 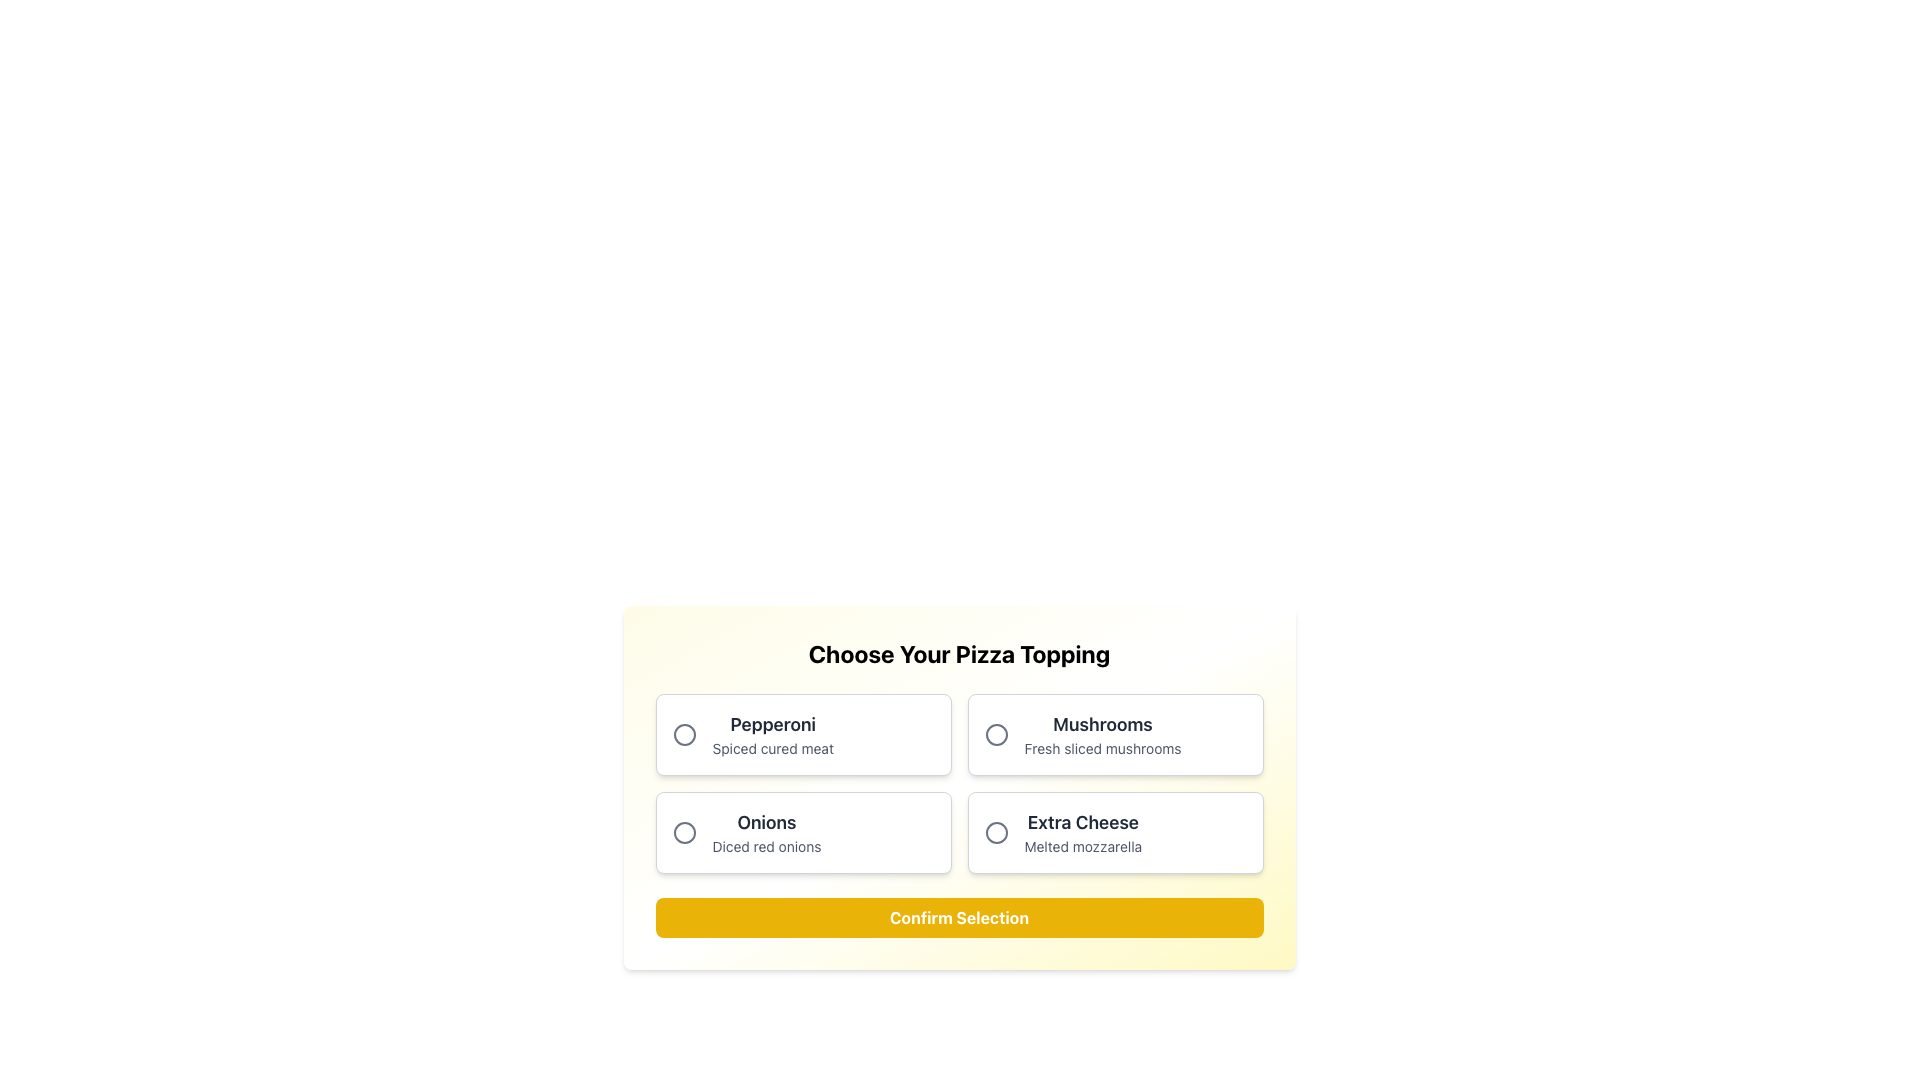 What do you see at coordinates (996, 833) in the screenshot?
I see `the gray circle indicator/icon located to the left of the text 'Extra Cheese' in the bottom-right card of the 'Choose Your Pizza Topping' section for additional information` at bounding box center [996, 833].